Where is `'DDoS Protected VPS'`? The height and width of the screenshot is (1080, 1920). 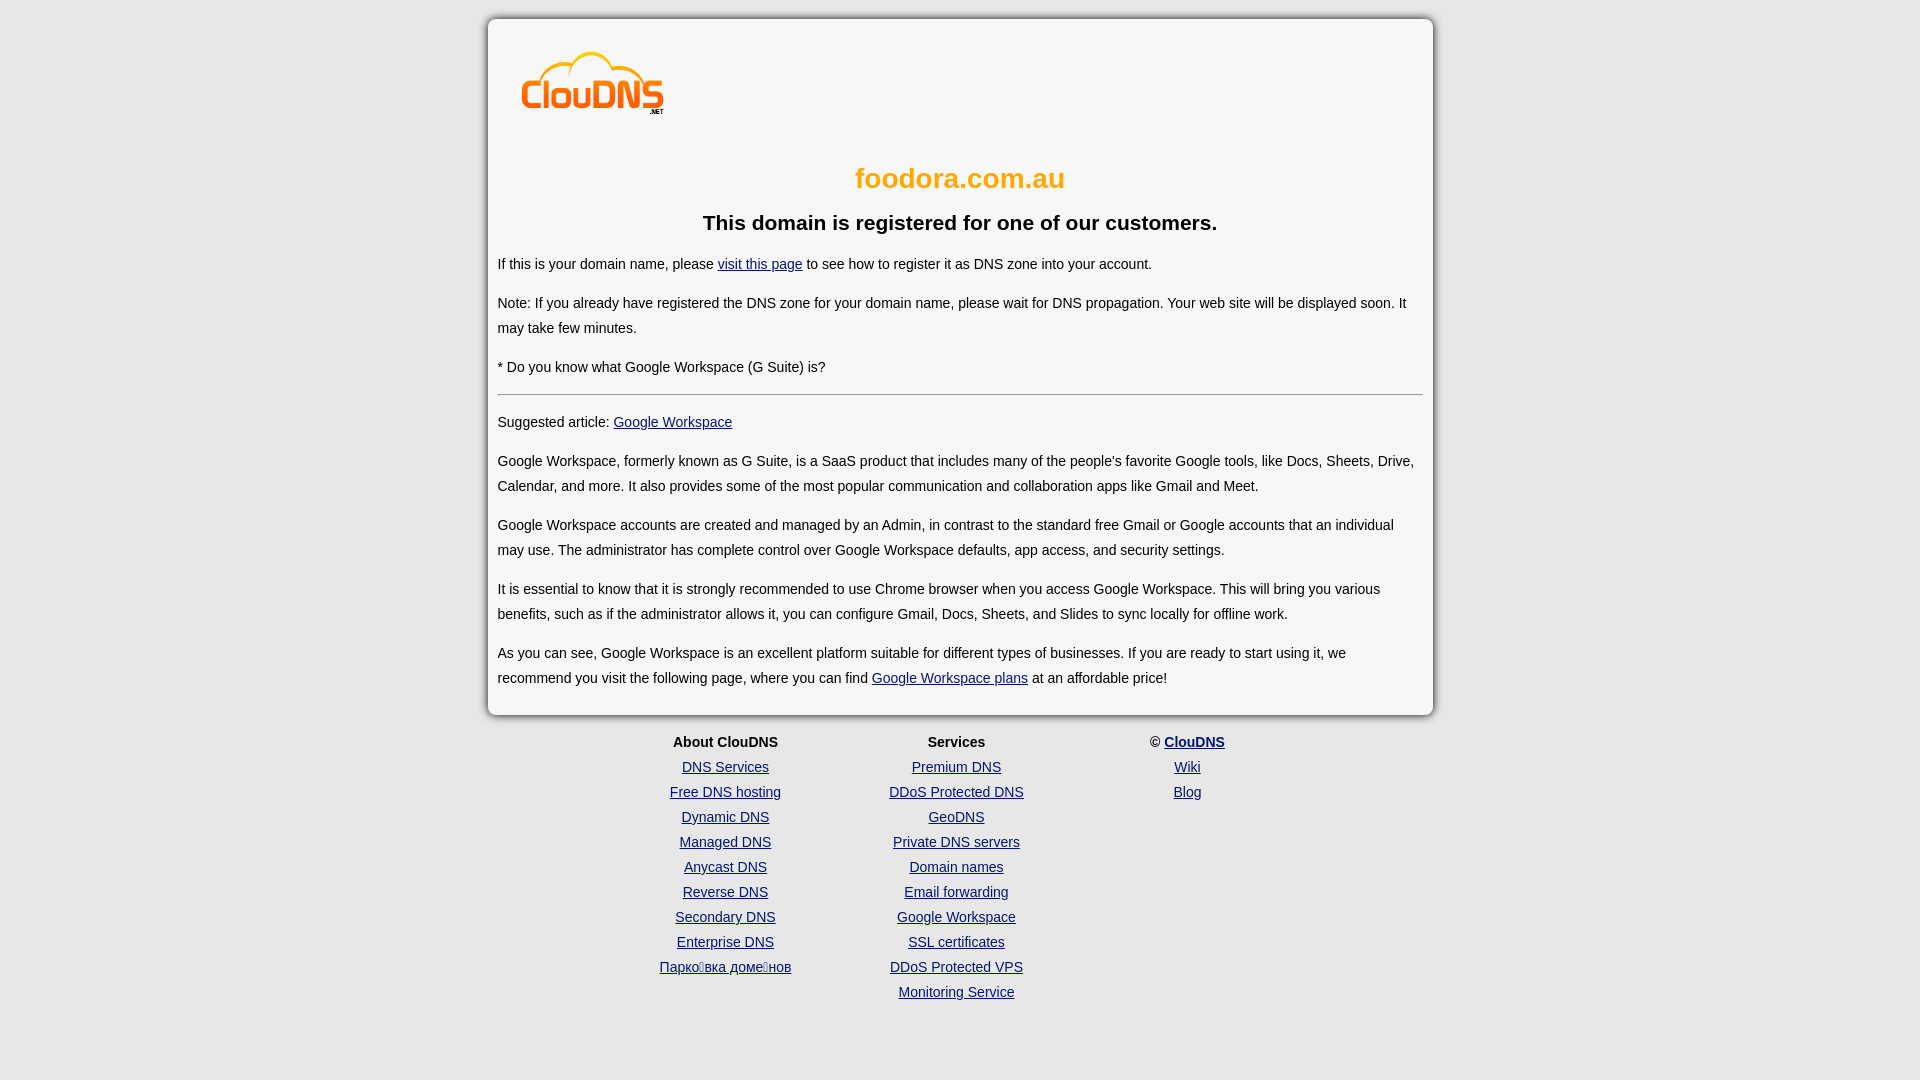 'DDoS Protected VPS' is located at coordinates (955, 966).